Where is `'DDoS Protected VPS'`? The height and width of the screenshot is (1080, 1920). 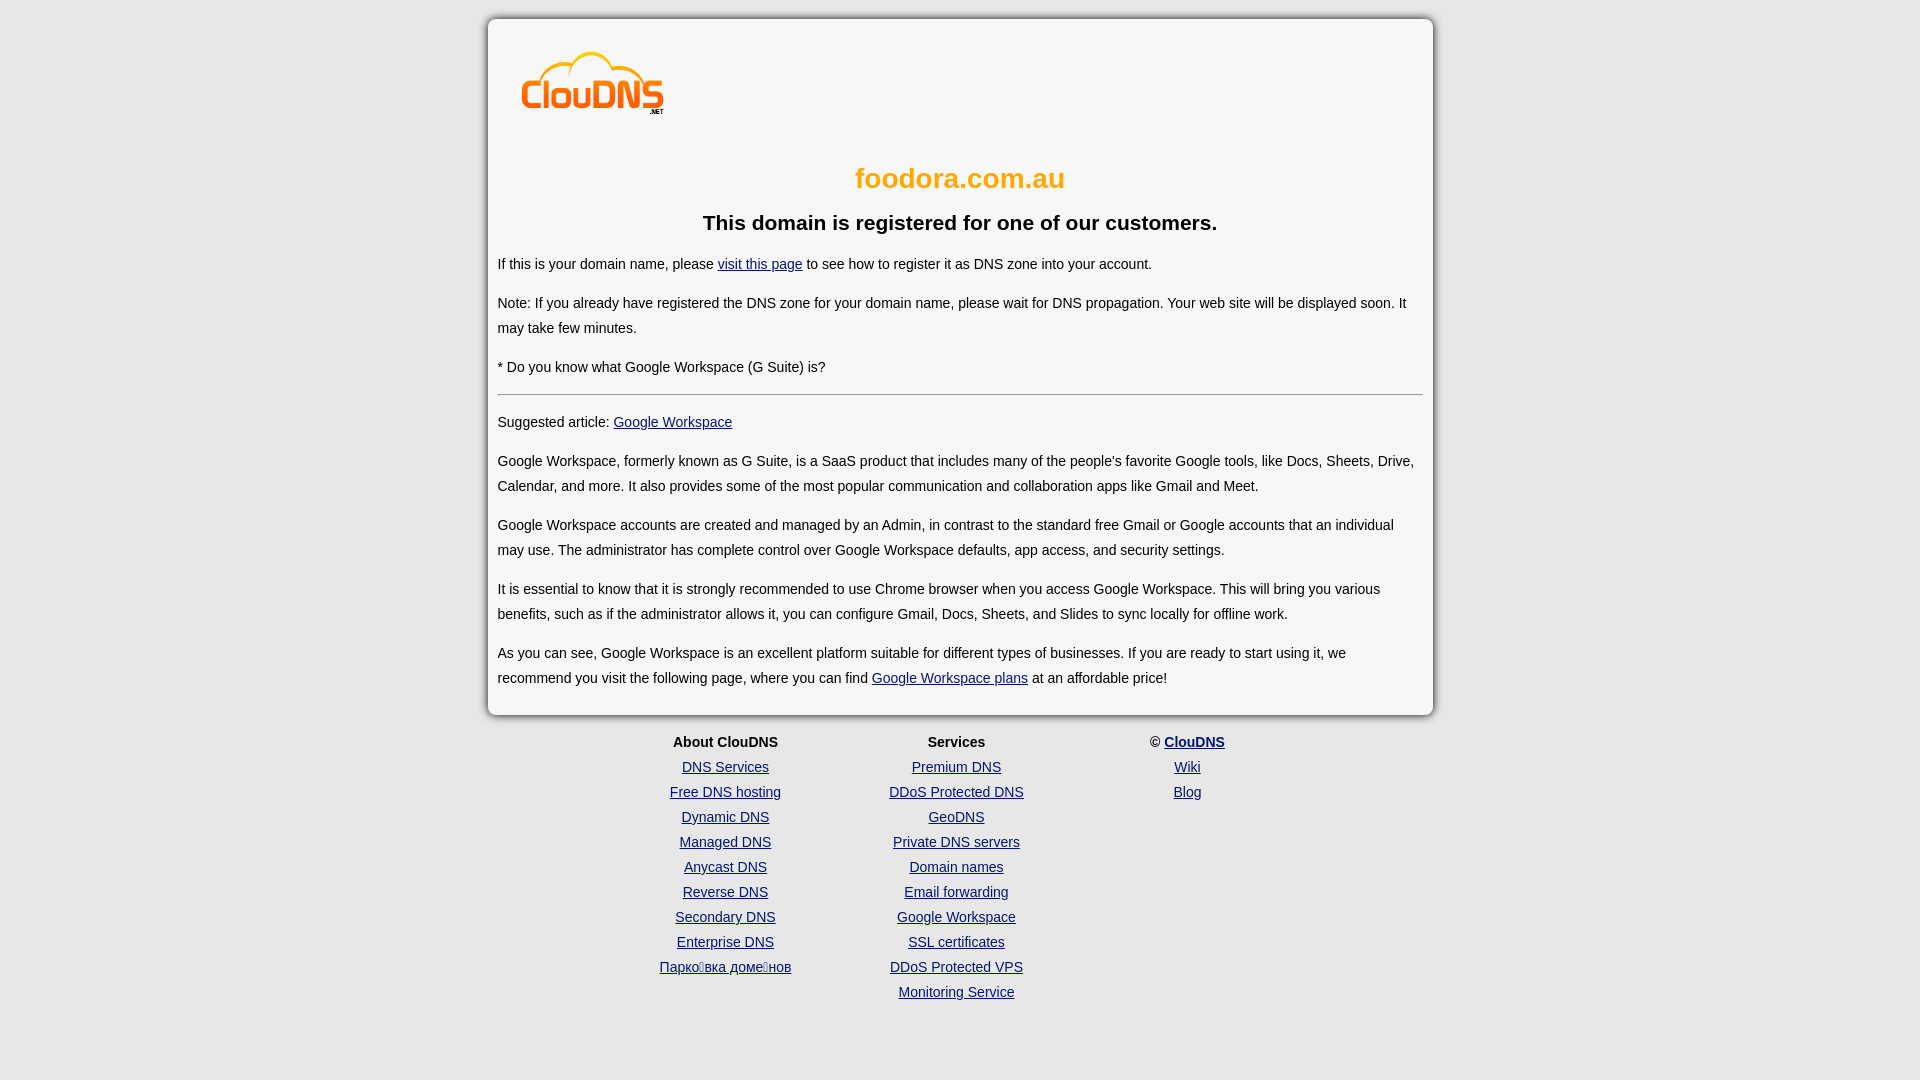 'DDoS Protected VPS' is located at coordinates (955, 966).